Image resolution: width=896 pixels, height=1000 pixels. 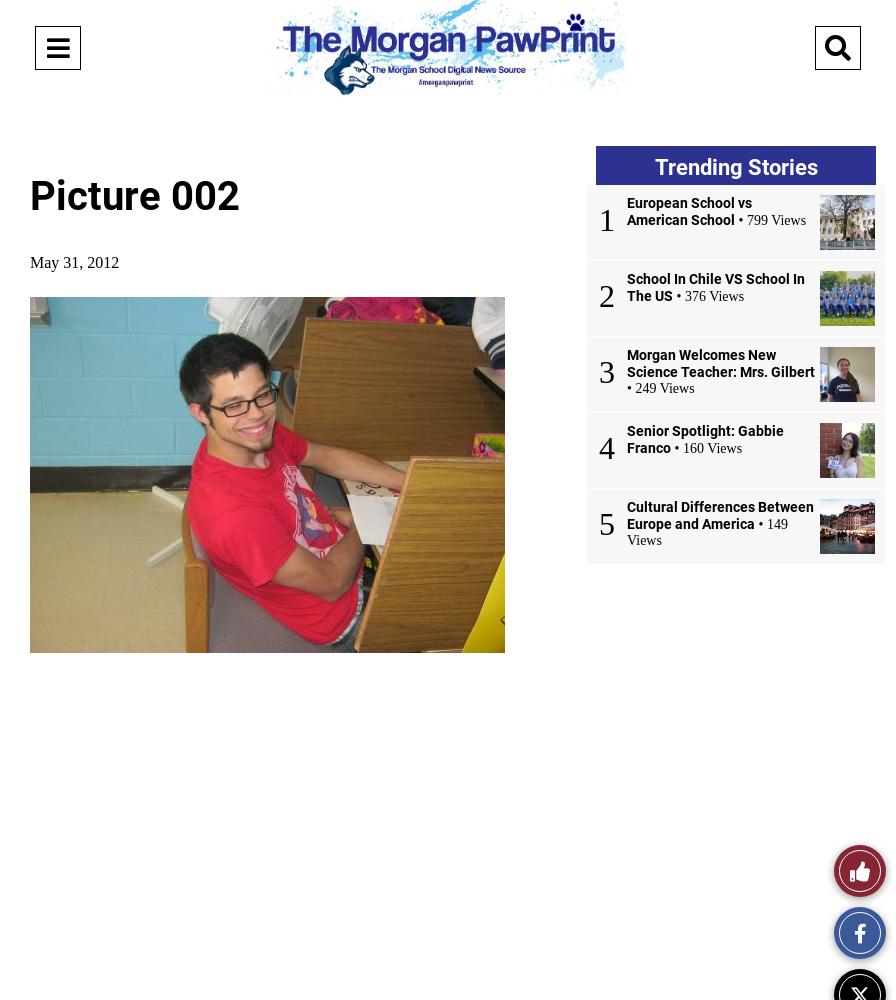 What do you see at coordinates (653, 167) in the screenshot?
I see `'Trending Stories'` at bounding box center [653, 167].